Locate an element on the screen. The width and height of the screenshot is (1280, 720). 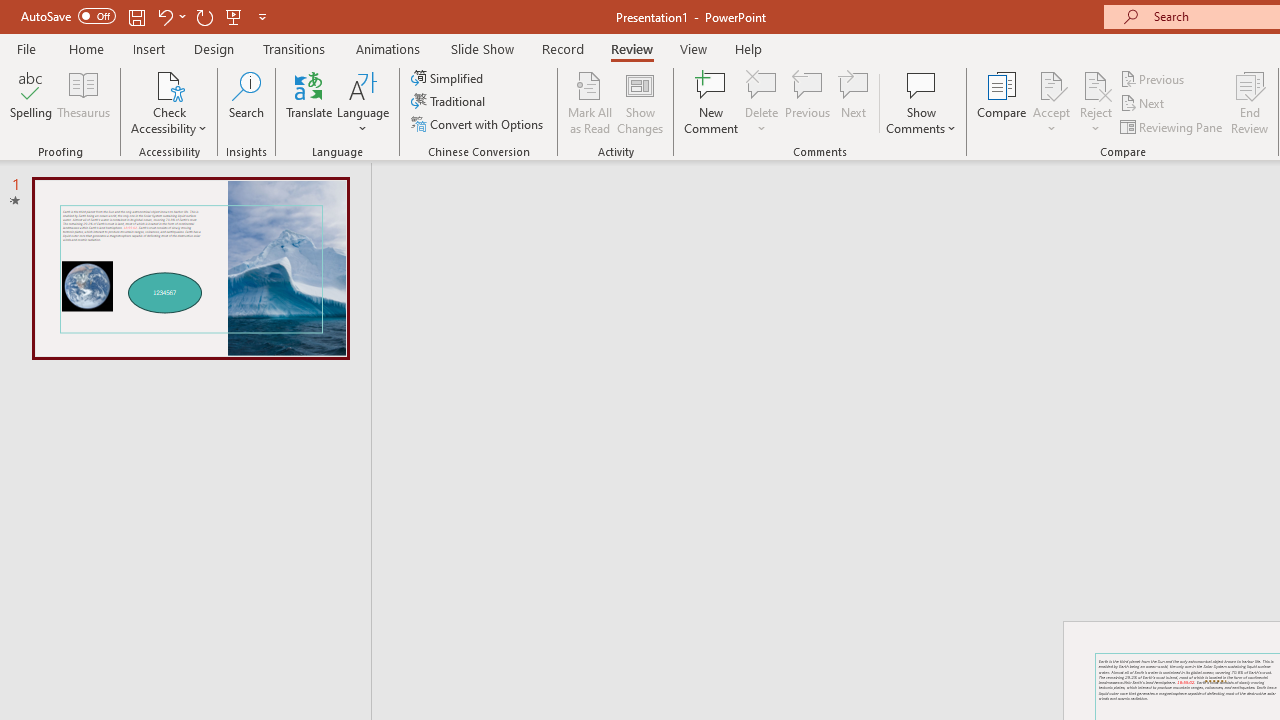
'Help' is located at coordinates (747, 48).